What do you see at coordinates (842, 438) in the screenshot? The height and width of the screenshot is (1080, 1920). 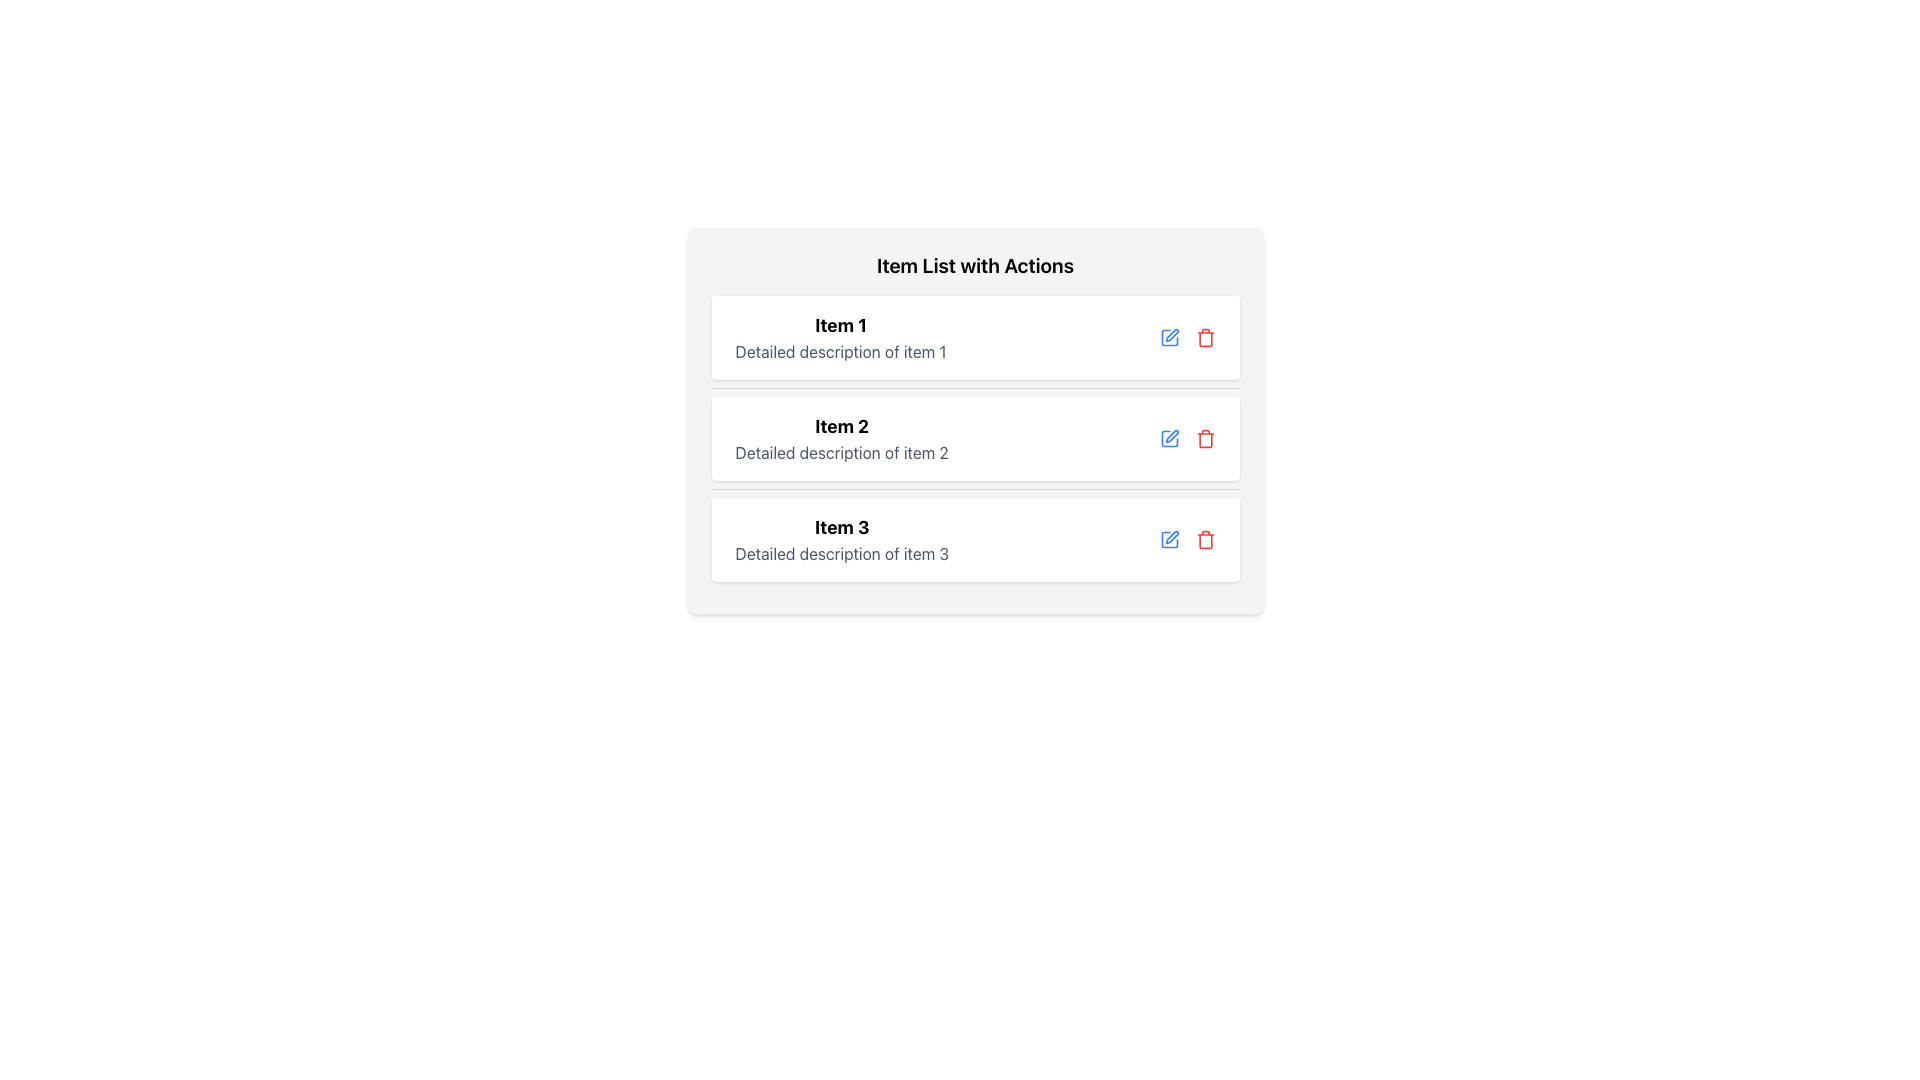 I see `the Text Description Block titled 'Item 2' which contains a bold title and a detailed description` at bounding box center [842, 438].